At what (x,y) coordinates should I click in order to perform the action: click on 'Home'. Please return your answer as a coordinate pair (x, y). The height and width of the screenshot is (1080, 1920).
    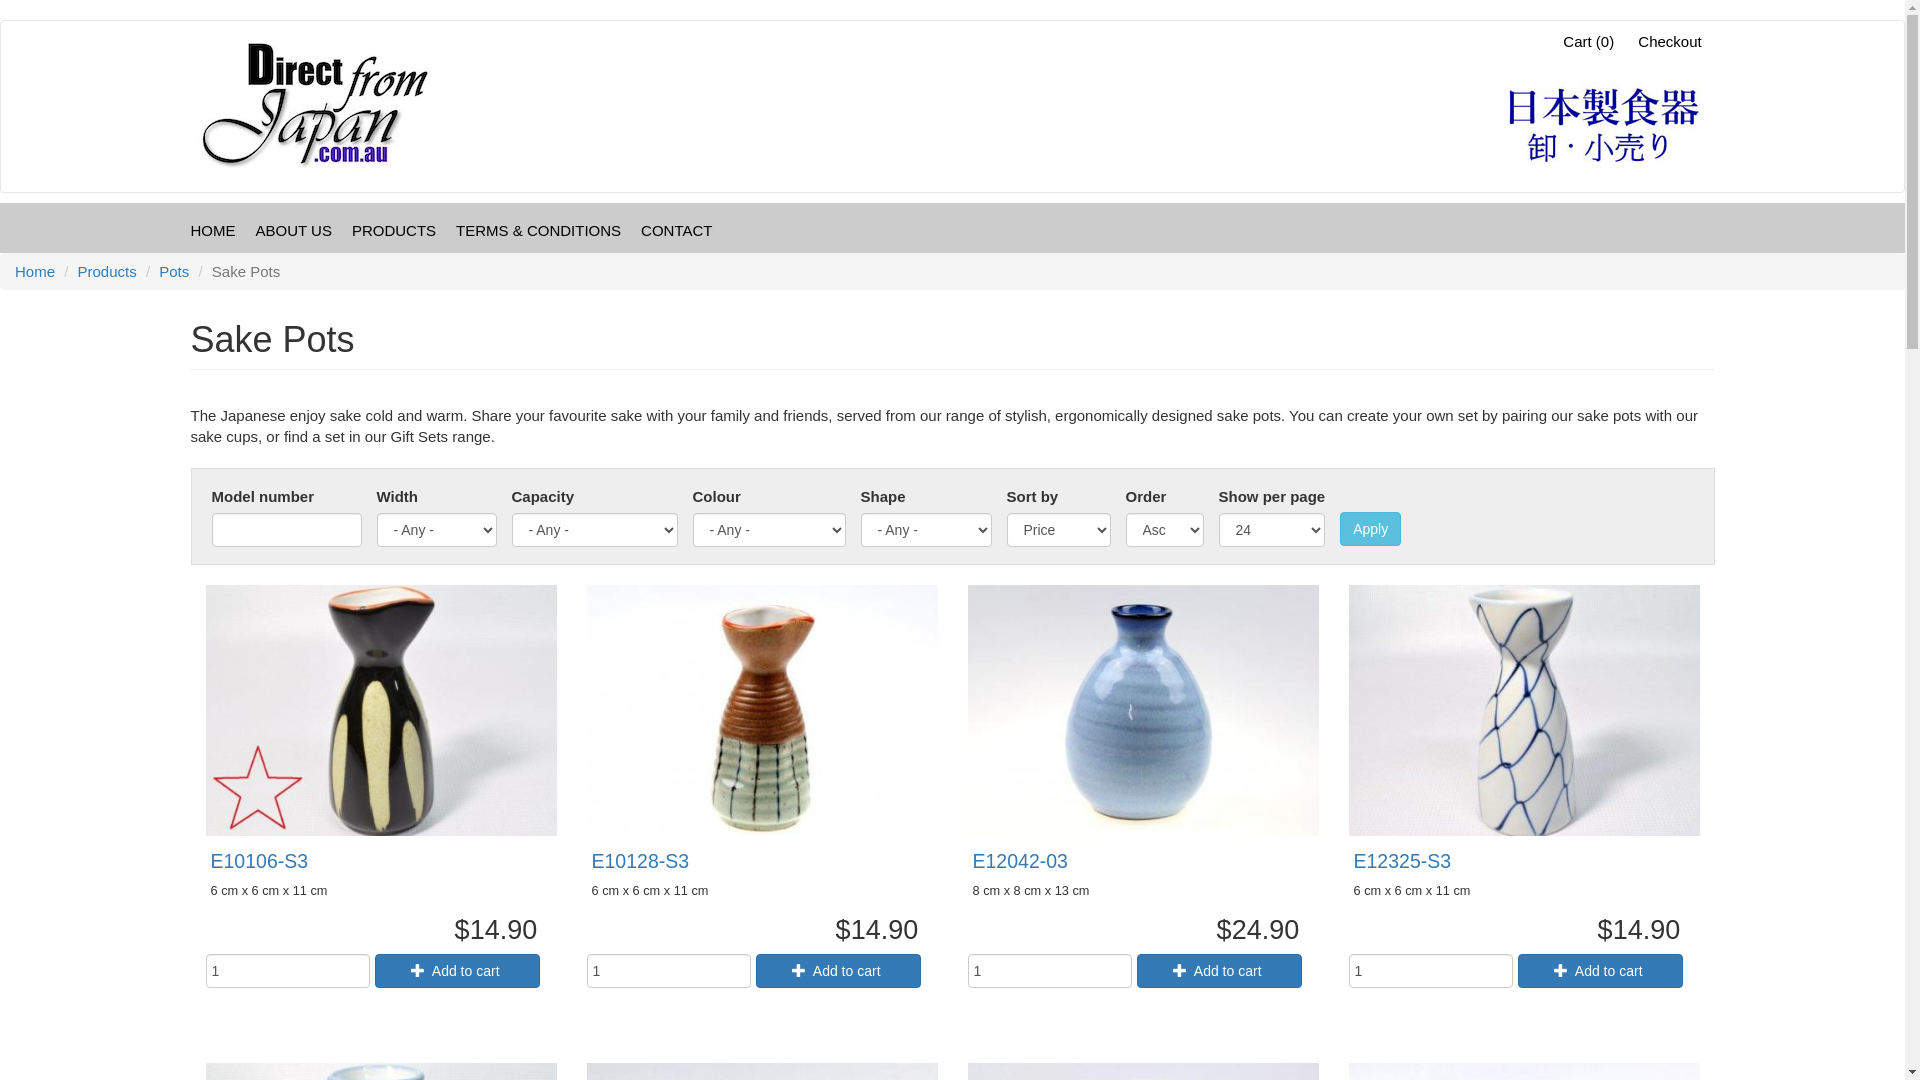
    Looking at the image, I should click on (325, 106).